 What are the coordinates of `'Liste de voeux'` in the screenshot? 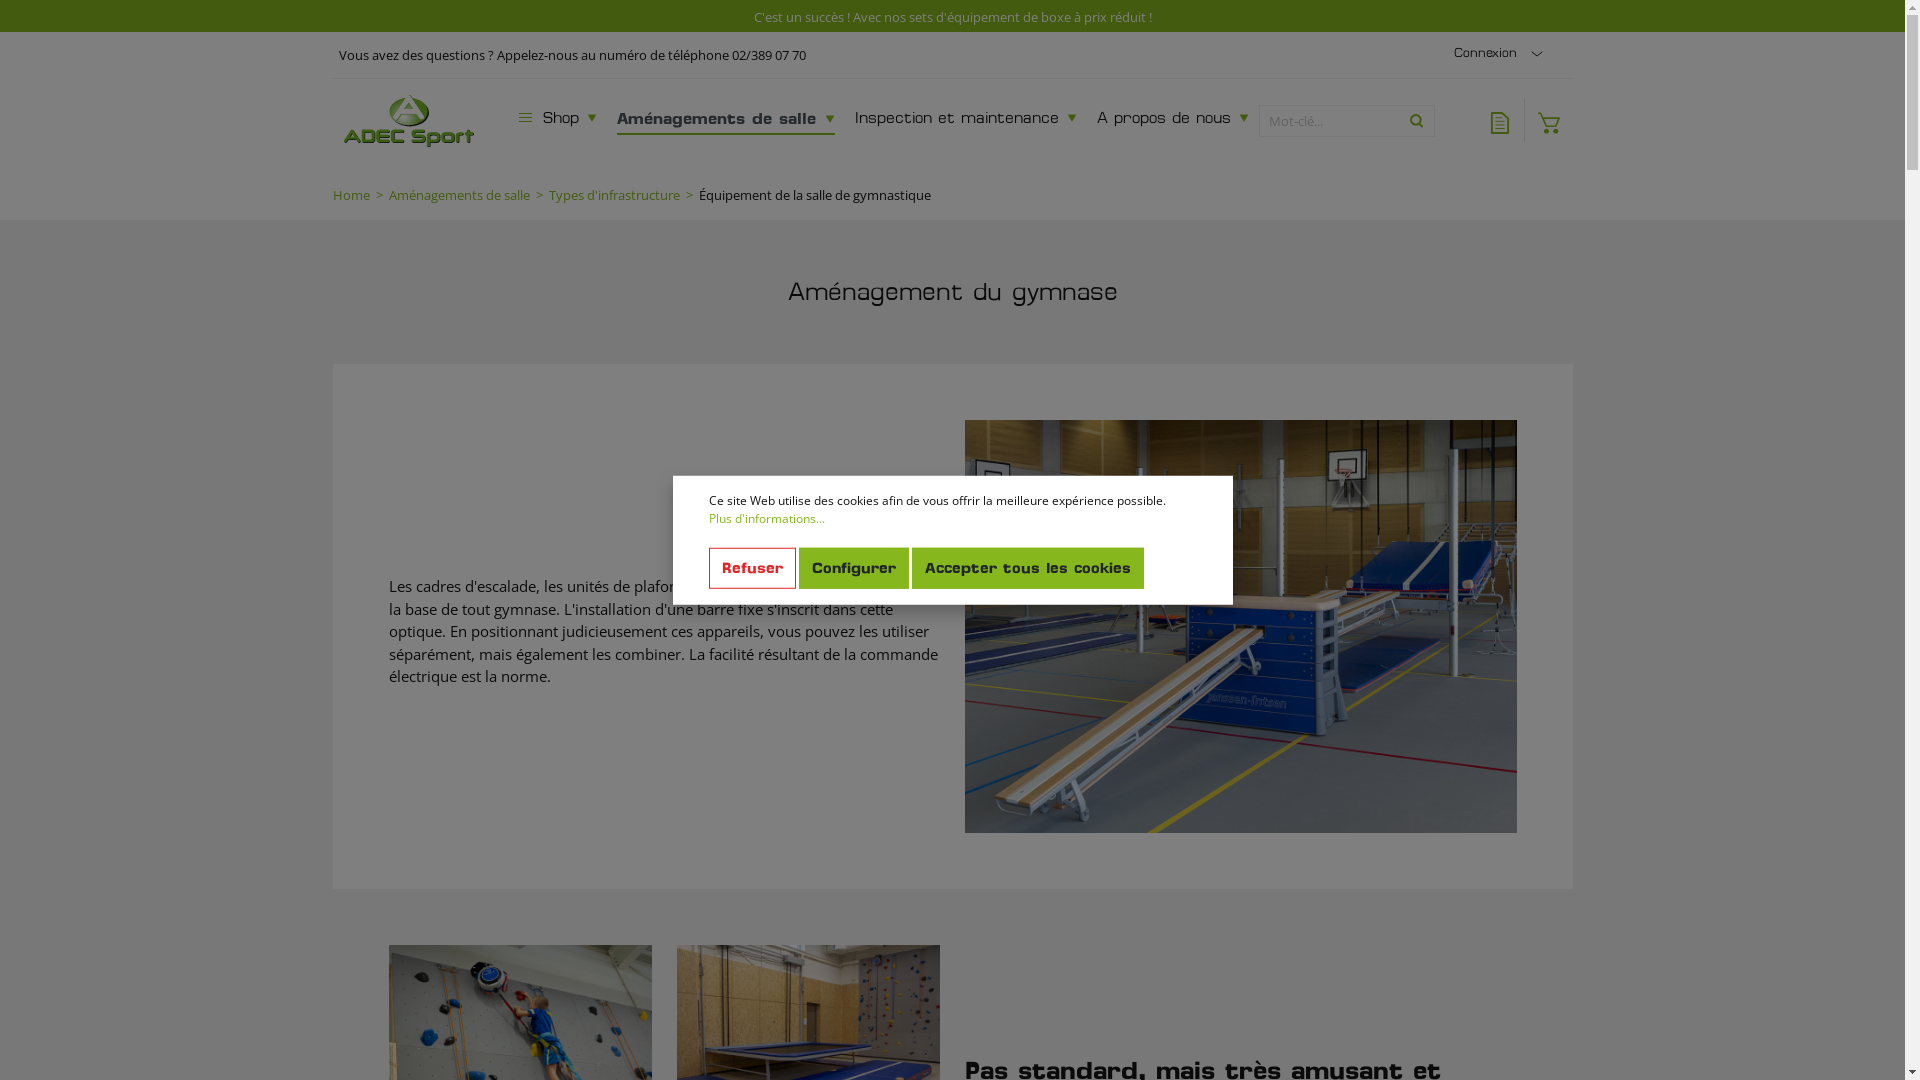 It's located at (1499, 120).